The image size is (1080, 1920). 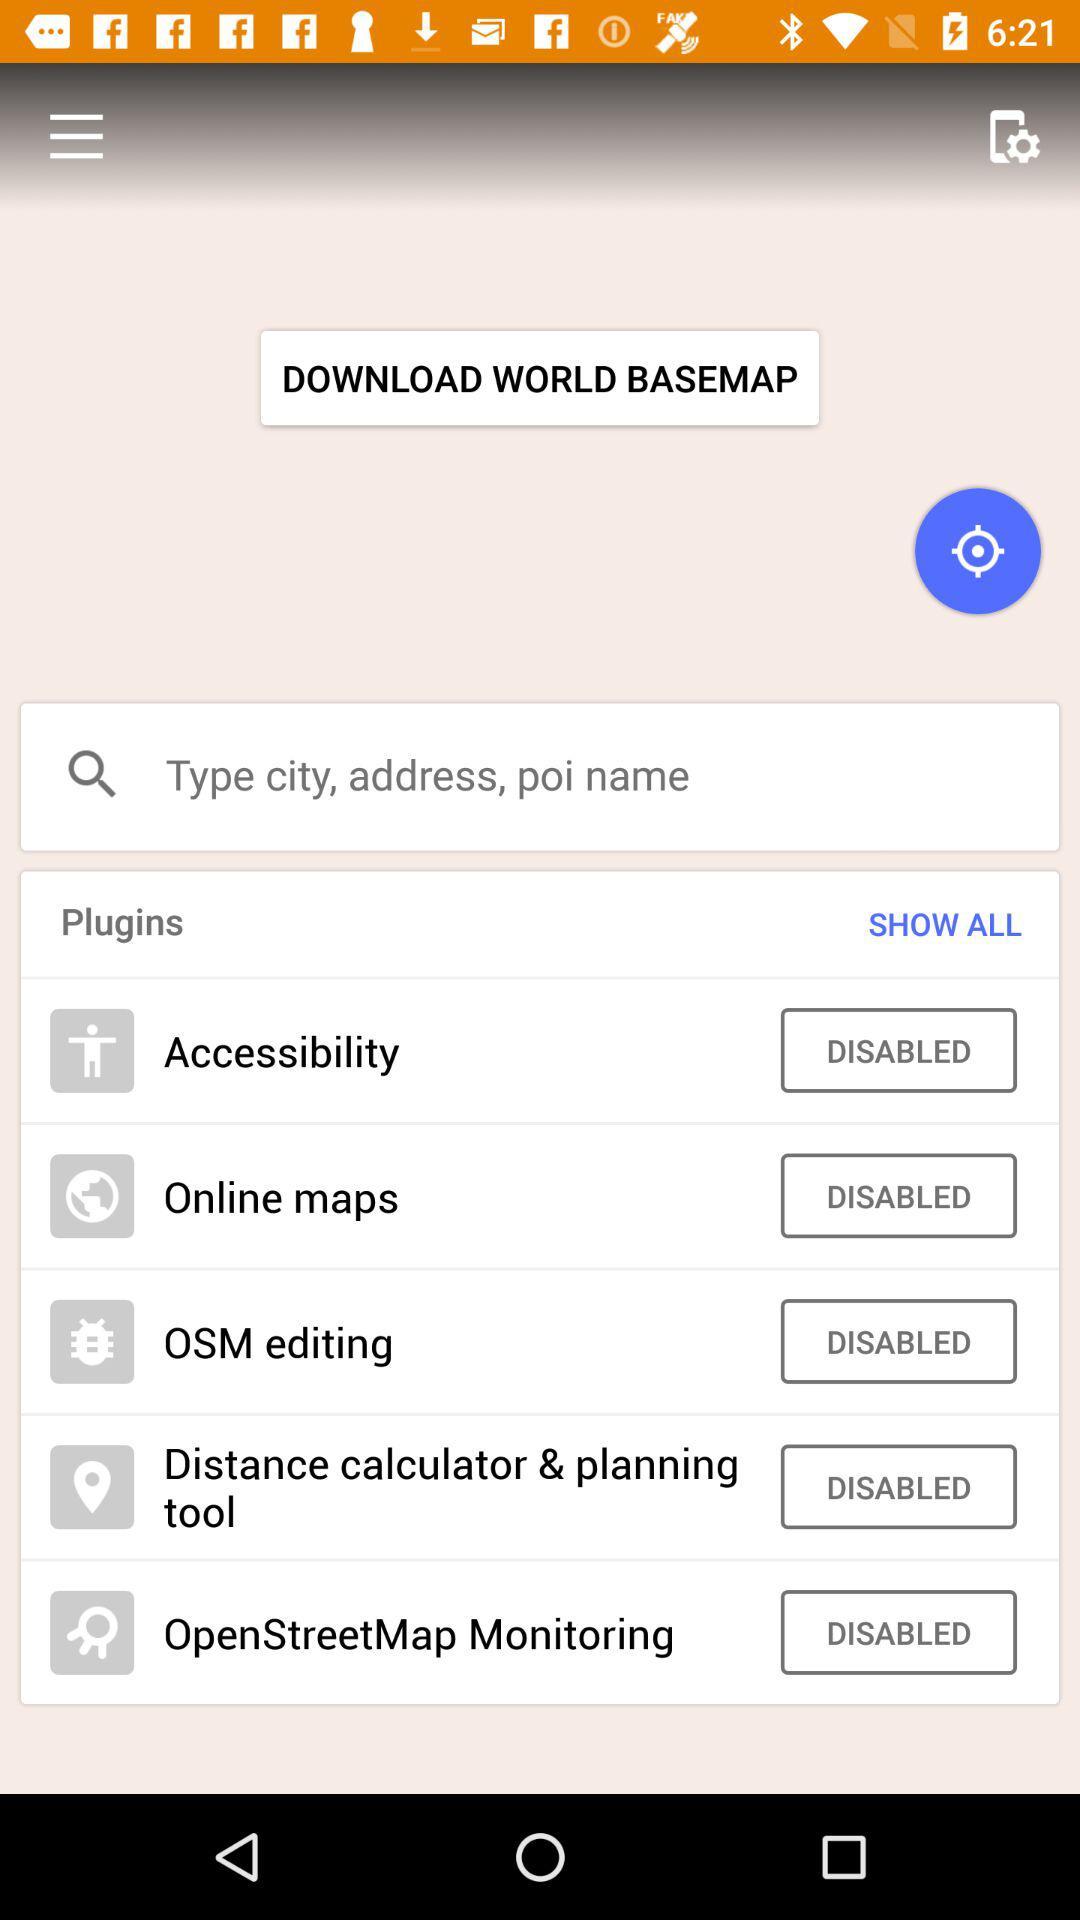 I want to click on the item above the type city address item, so click(x=540, y=378).